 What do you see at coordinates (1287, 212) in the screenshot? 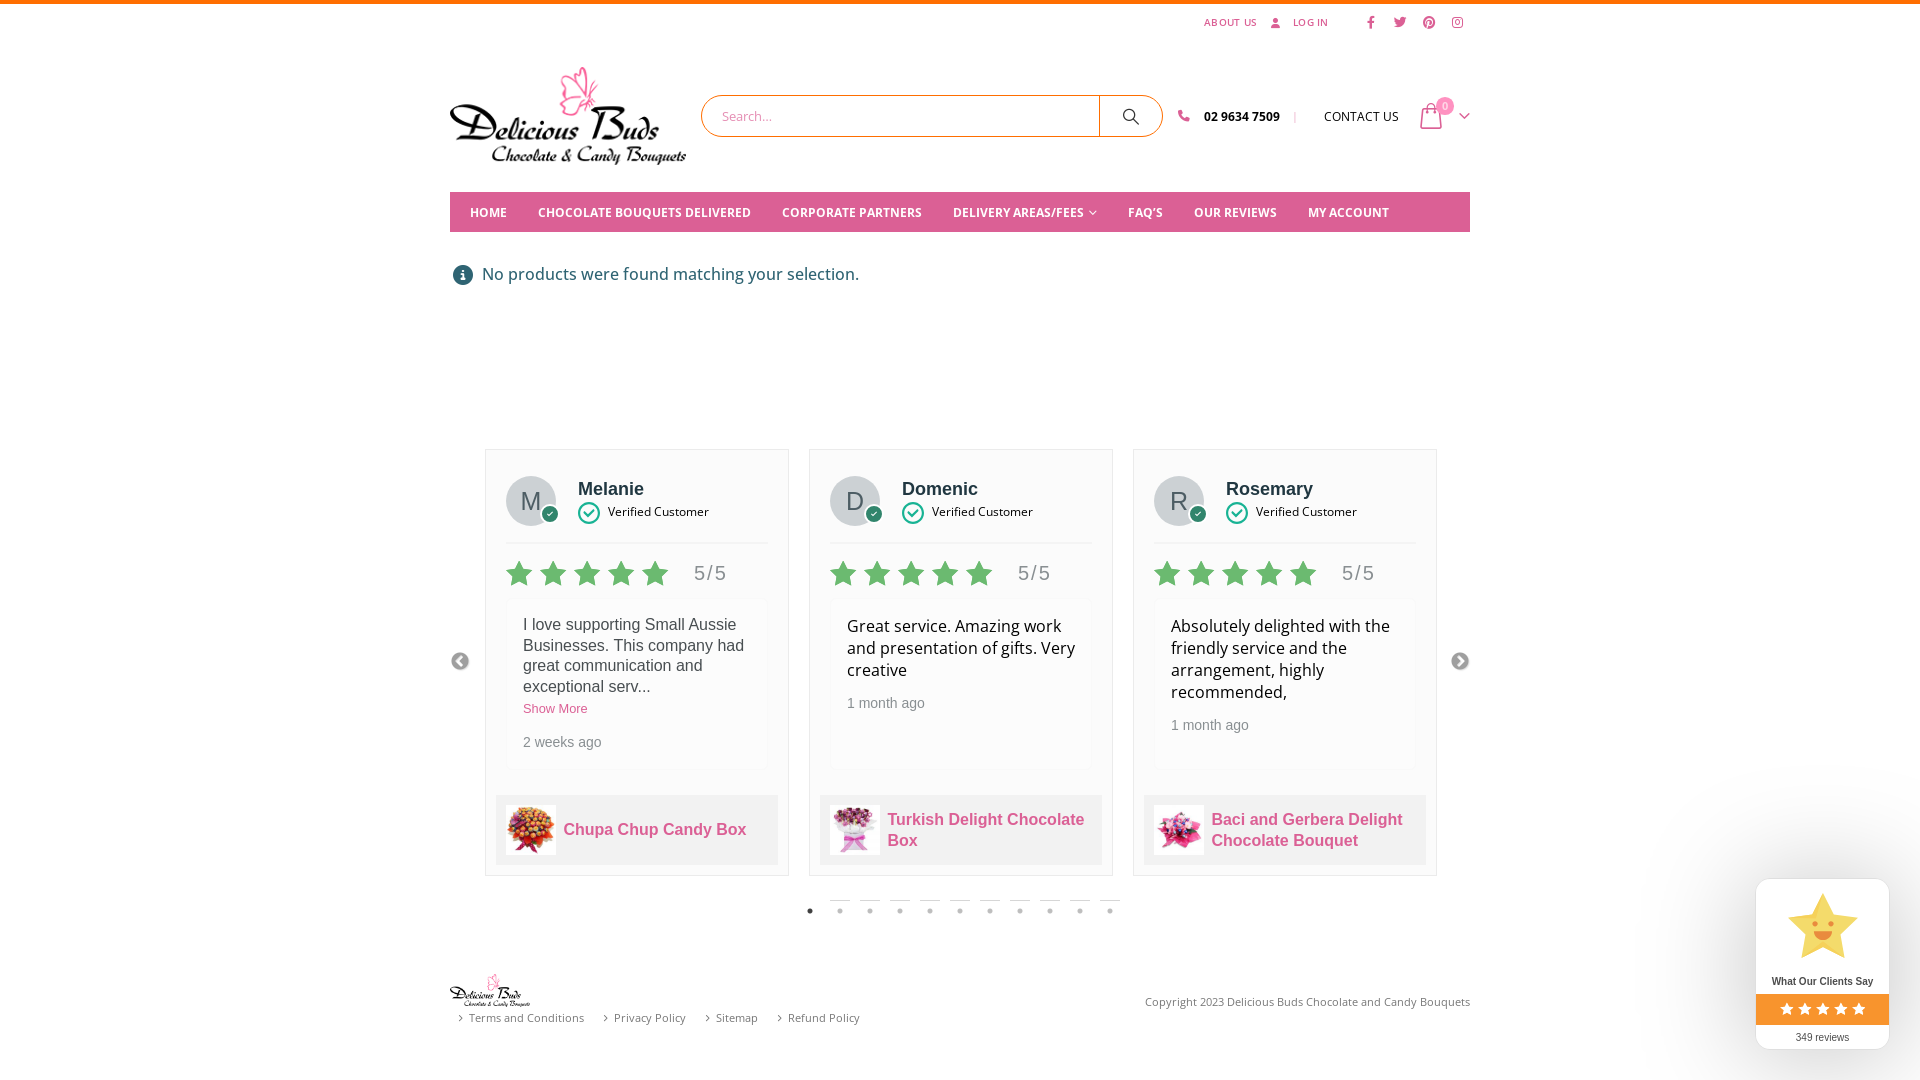
I see `'MY ACCOUNT'` at bounding box center [1287, 212].